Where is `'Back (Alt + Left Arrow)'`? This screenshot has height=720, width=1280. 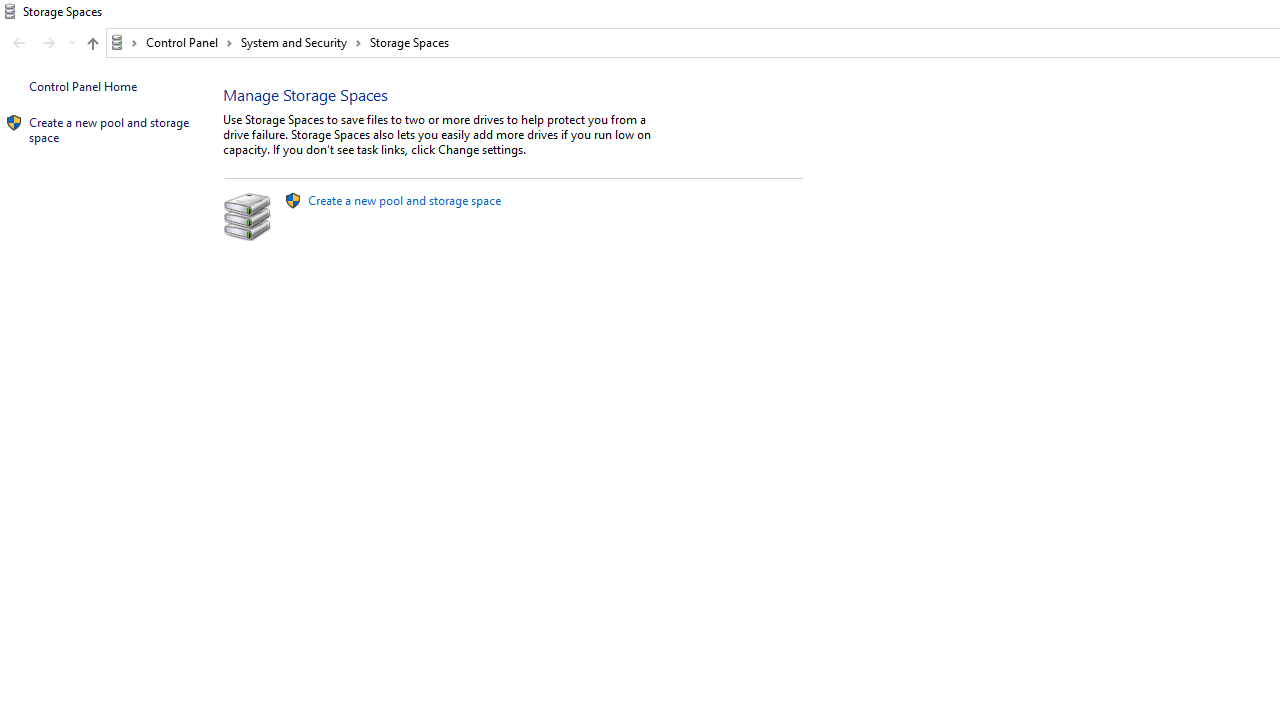 'Back (Alt + Left Arrow)' is located at coordinates (19, 43).